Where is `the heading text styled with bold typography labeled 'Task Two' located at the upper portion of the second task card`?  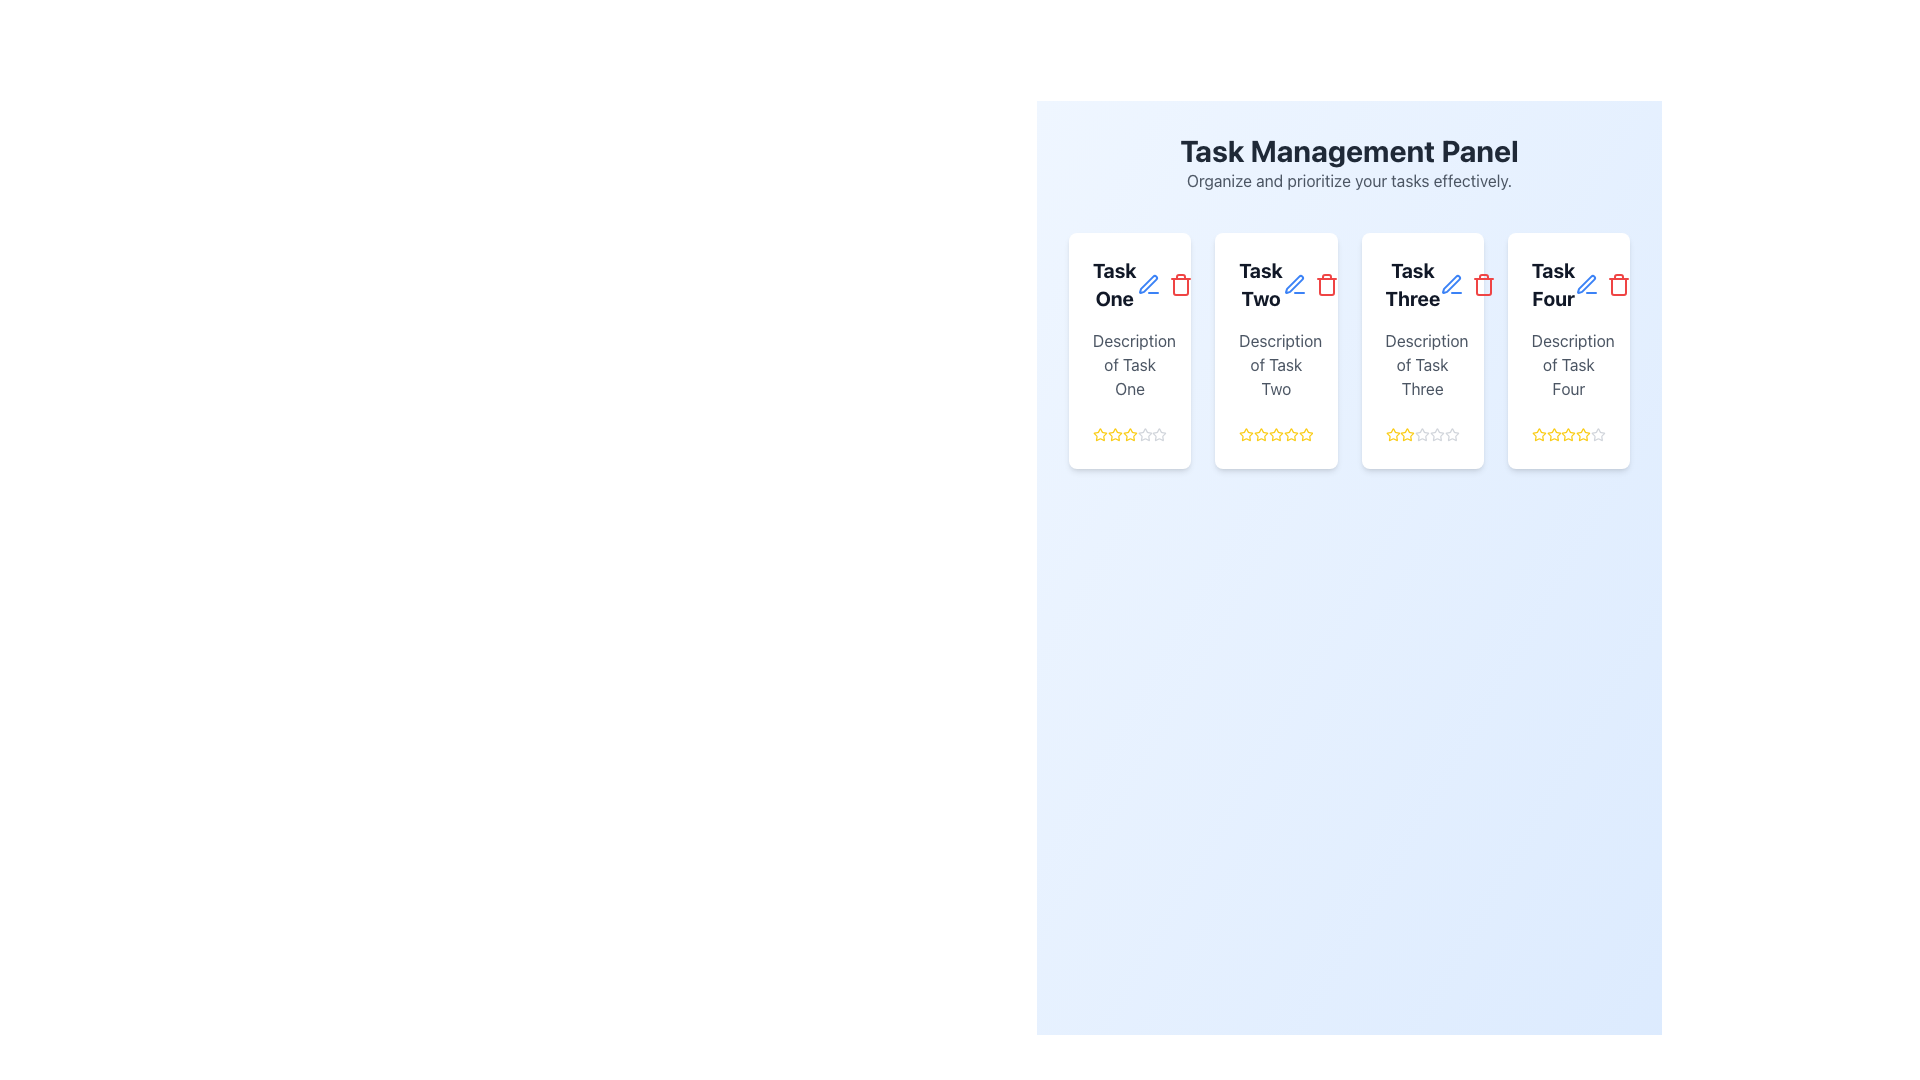
the heading text styled with bold typography labeled 'Task Two' located at the upper portion of the second task card is located at coordinates (1275, 285).